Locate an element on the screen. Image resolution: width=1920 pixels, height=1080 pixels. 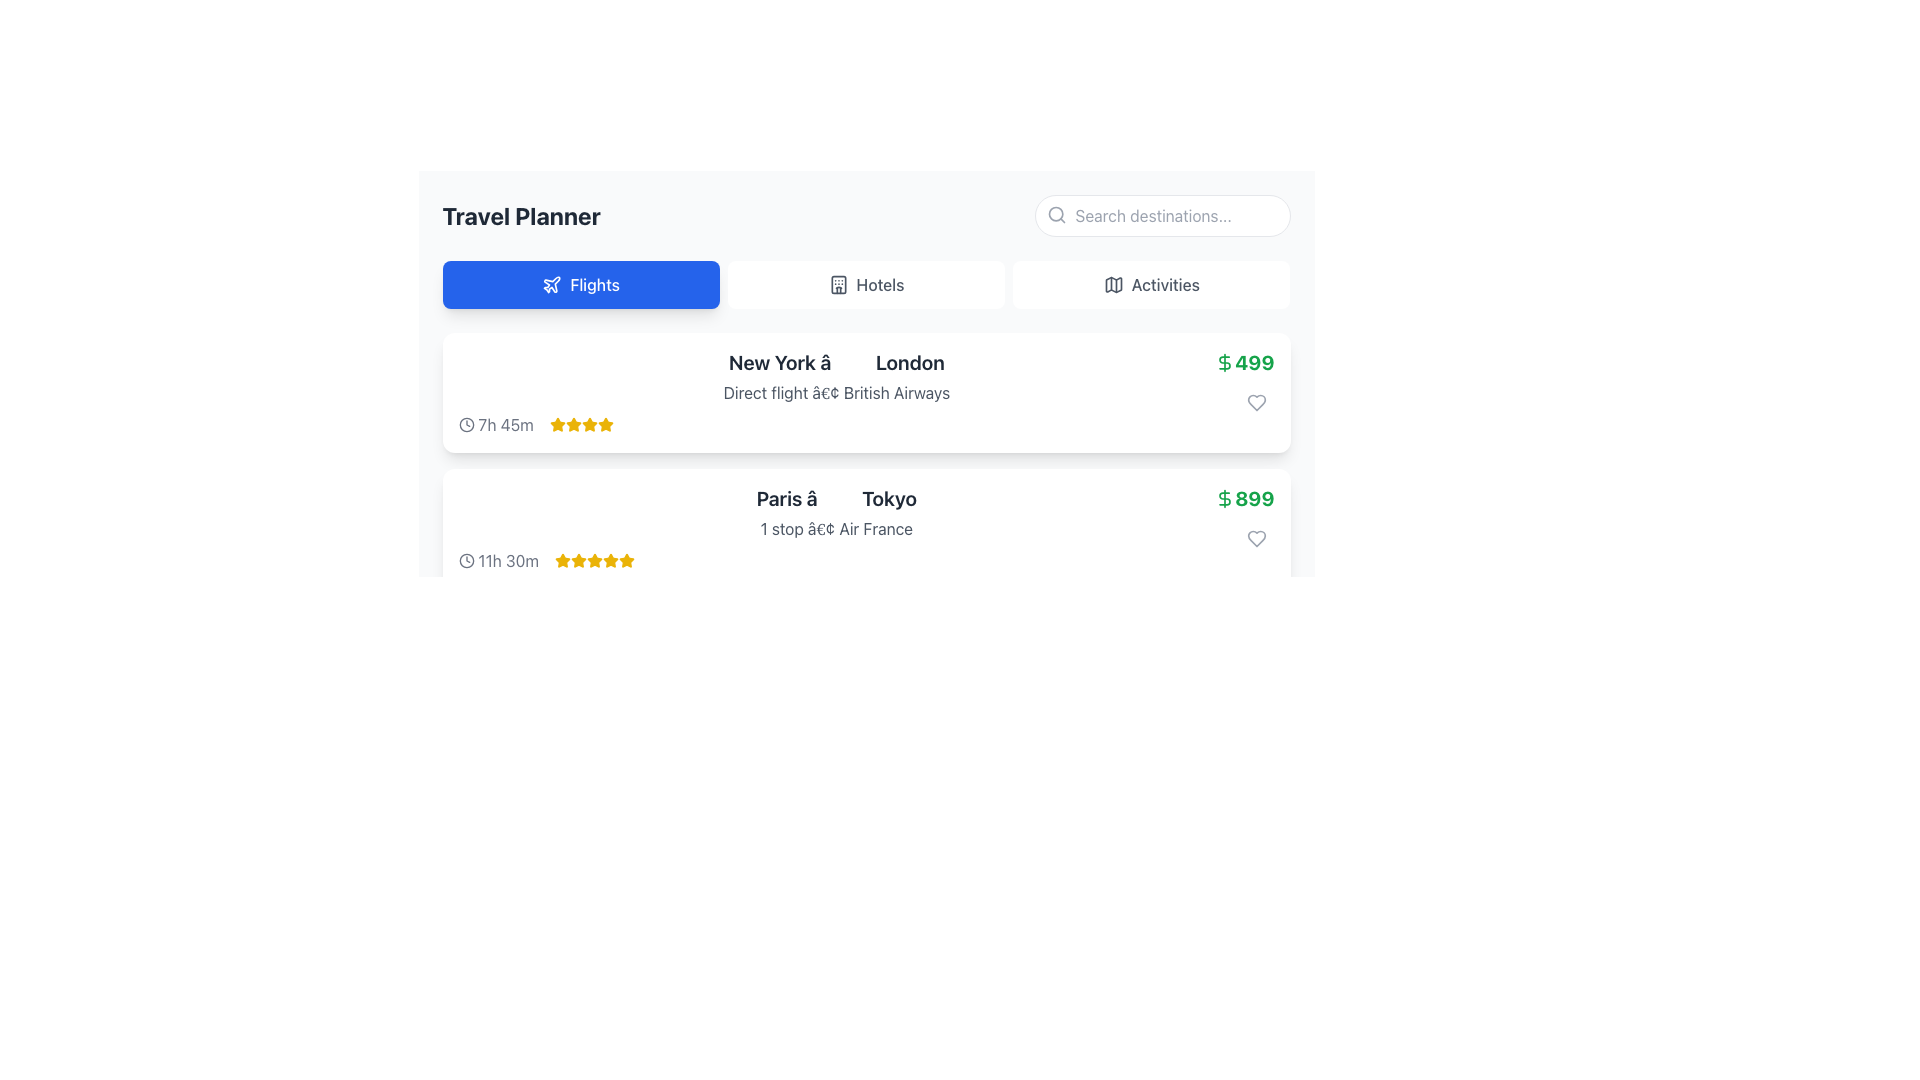
the price value '$499' in bold green text along with the heart icon in grey, located at the top-right corner of the flight offer card from New York to London is located at coordinates (1243, 385).